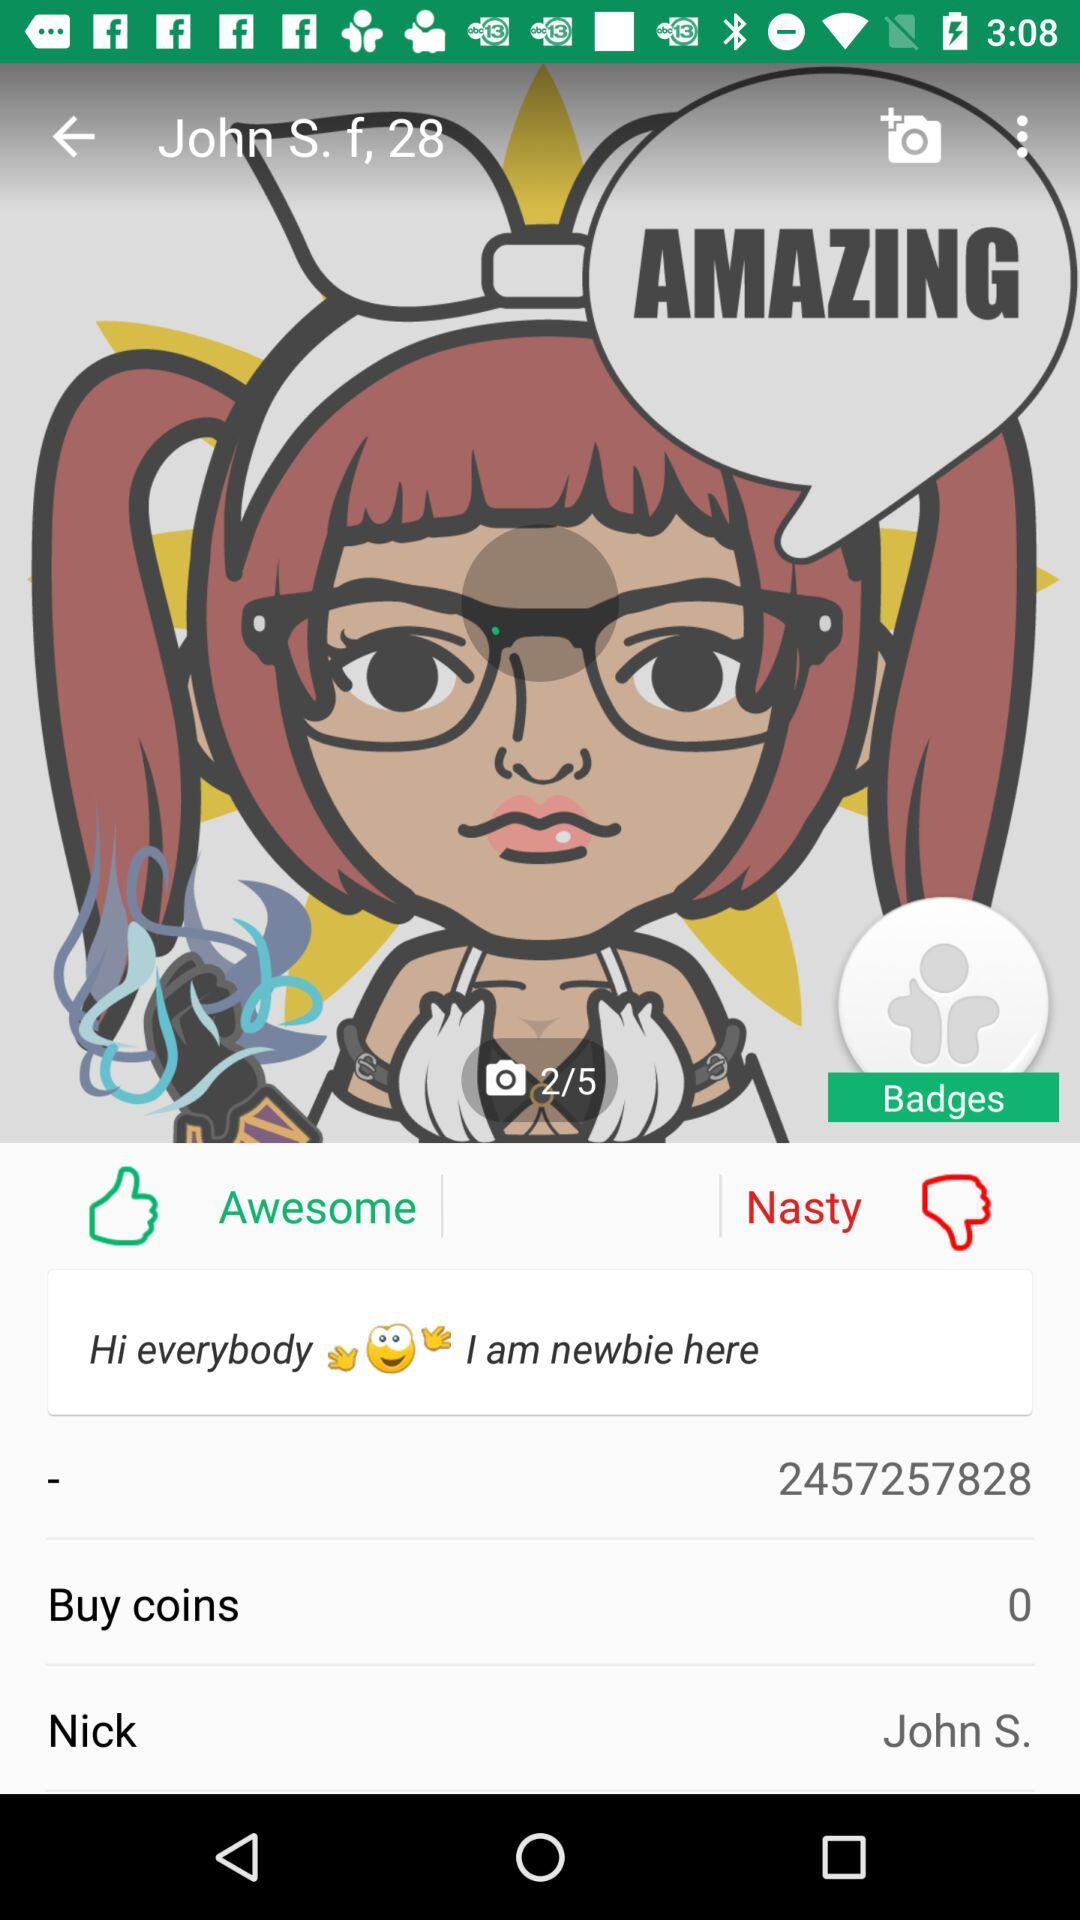 This screenshot has height=1920, width=1080. Describe the element at coordinates (1027, 136) in the screenshot. I see `more button` at that location.